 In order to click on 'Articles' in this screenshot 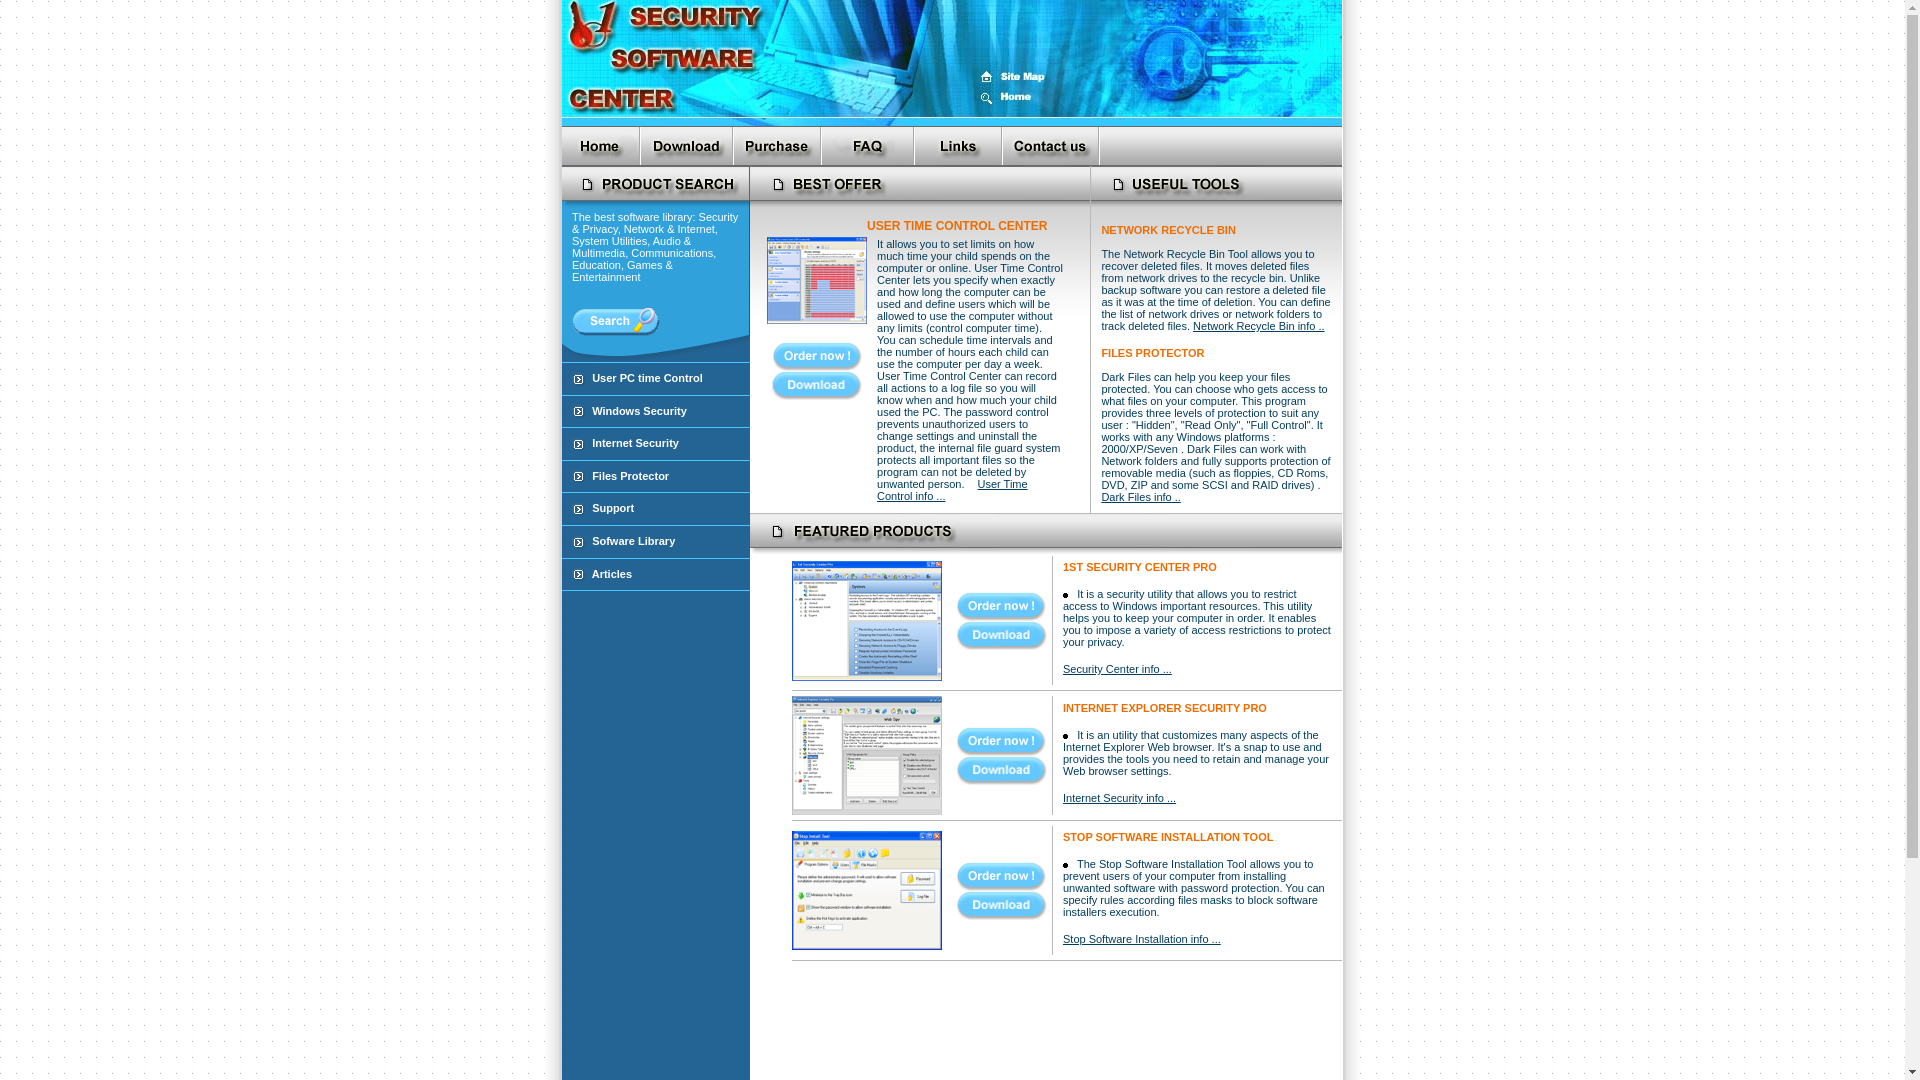, I will do `click(610, 574)`.